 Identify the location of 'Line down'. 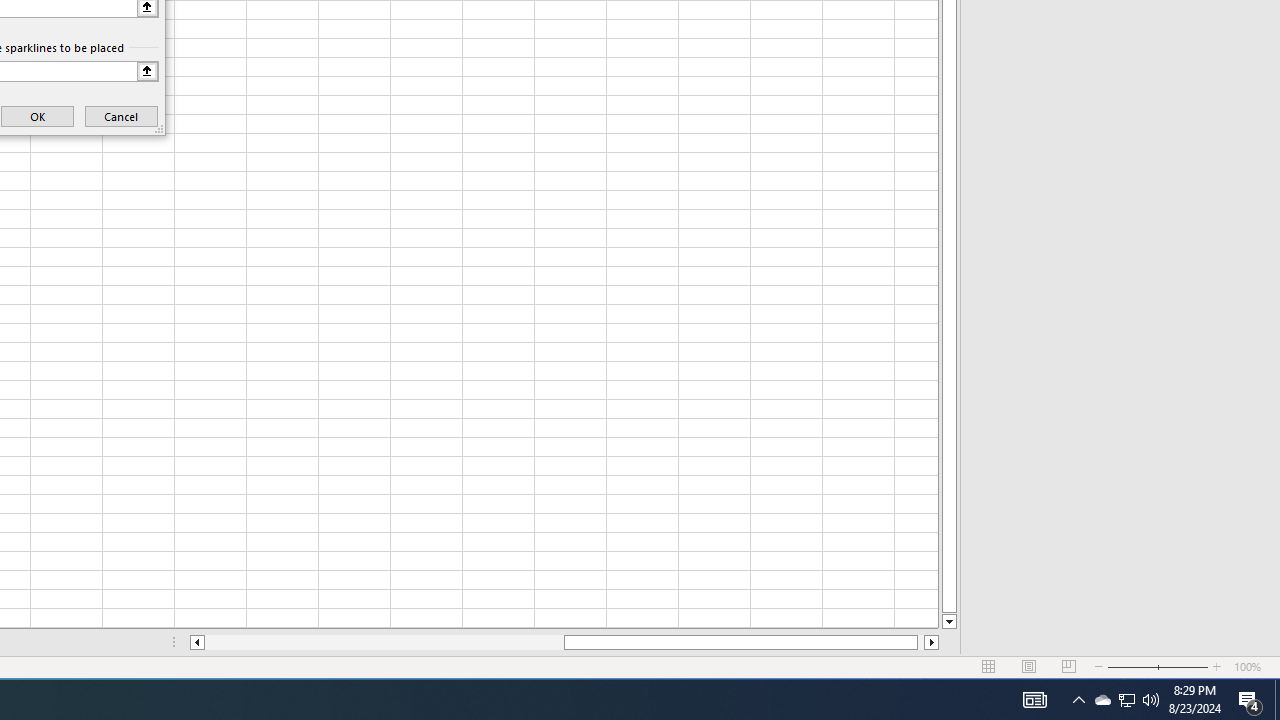
(948, 621).